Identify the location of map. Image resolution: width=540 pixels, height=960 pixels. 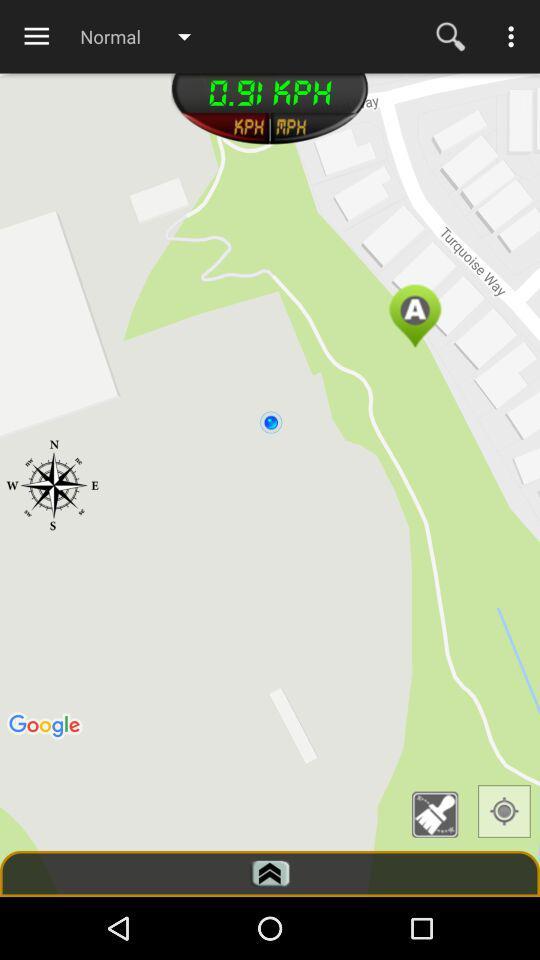
(503, 811).